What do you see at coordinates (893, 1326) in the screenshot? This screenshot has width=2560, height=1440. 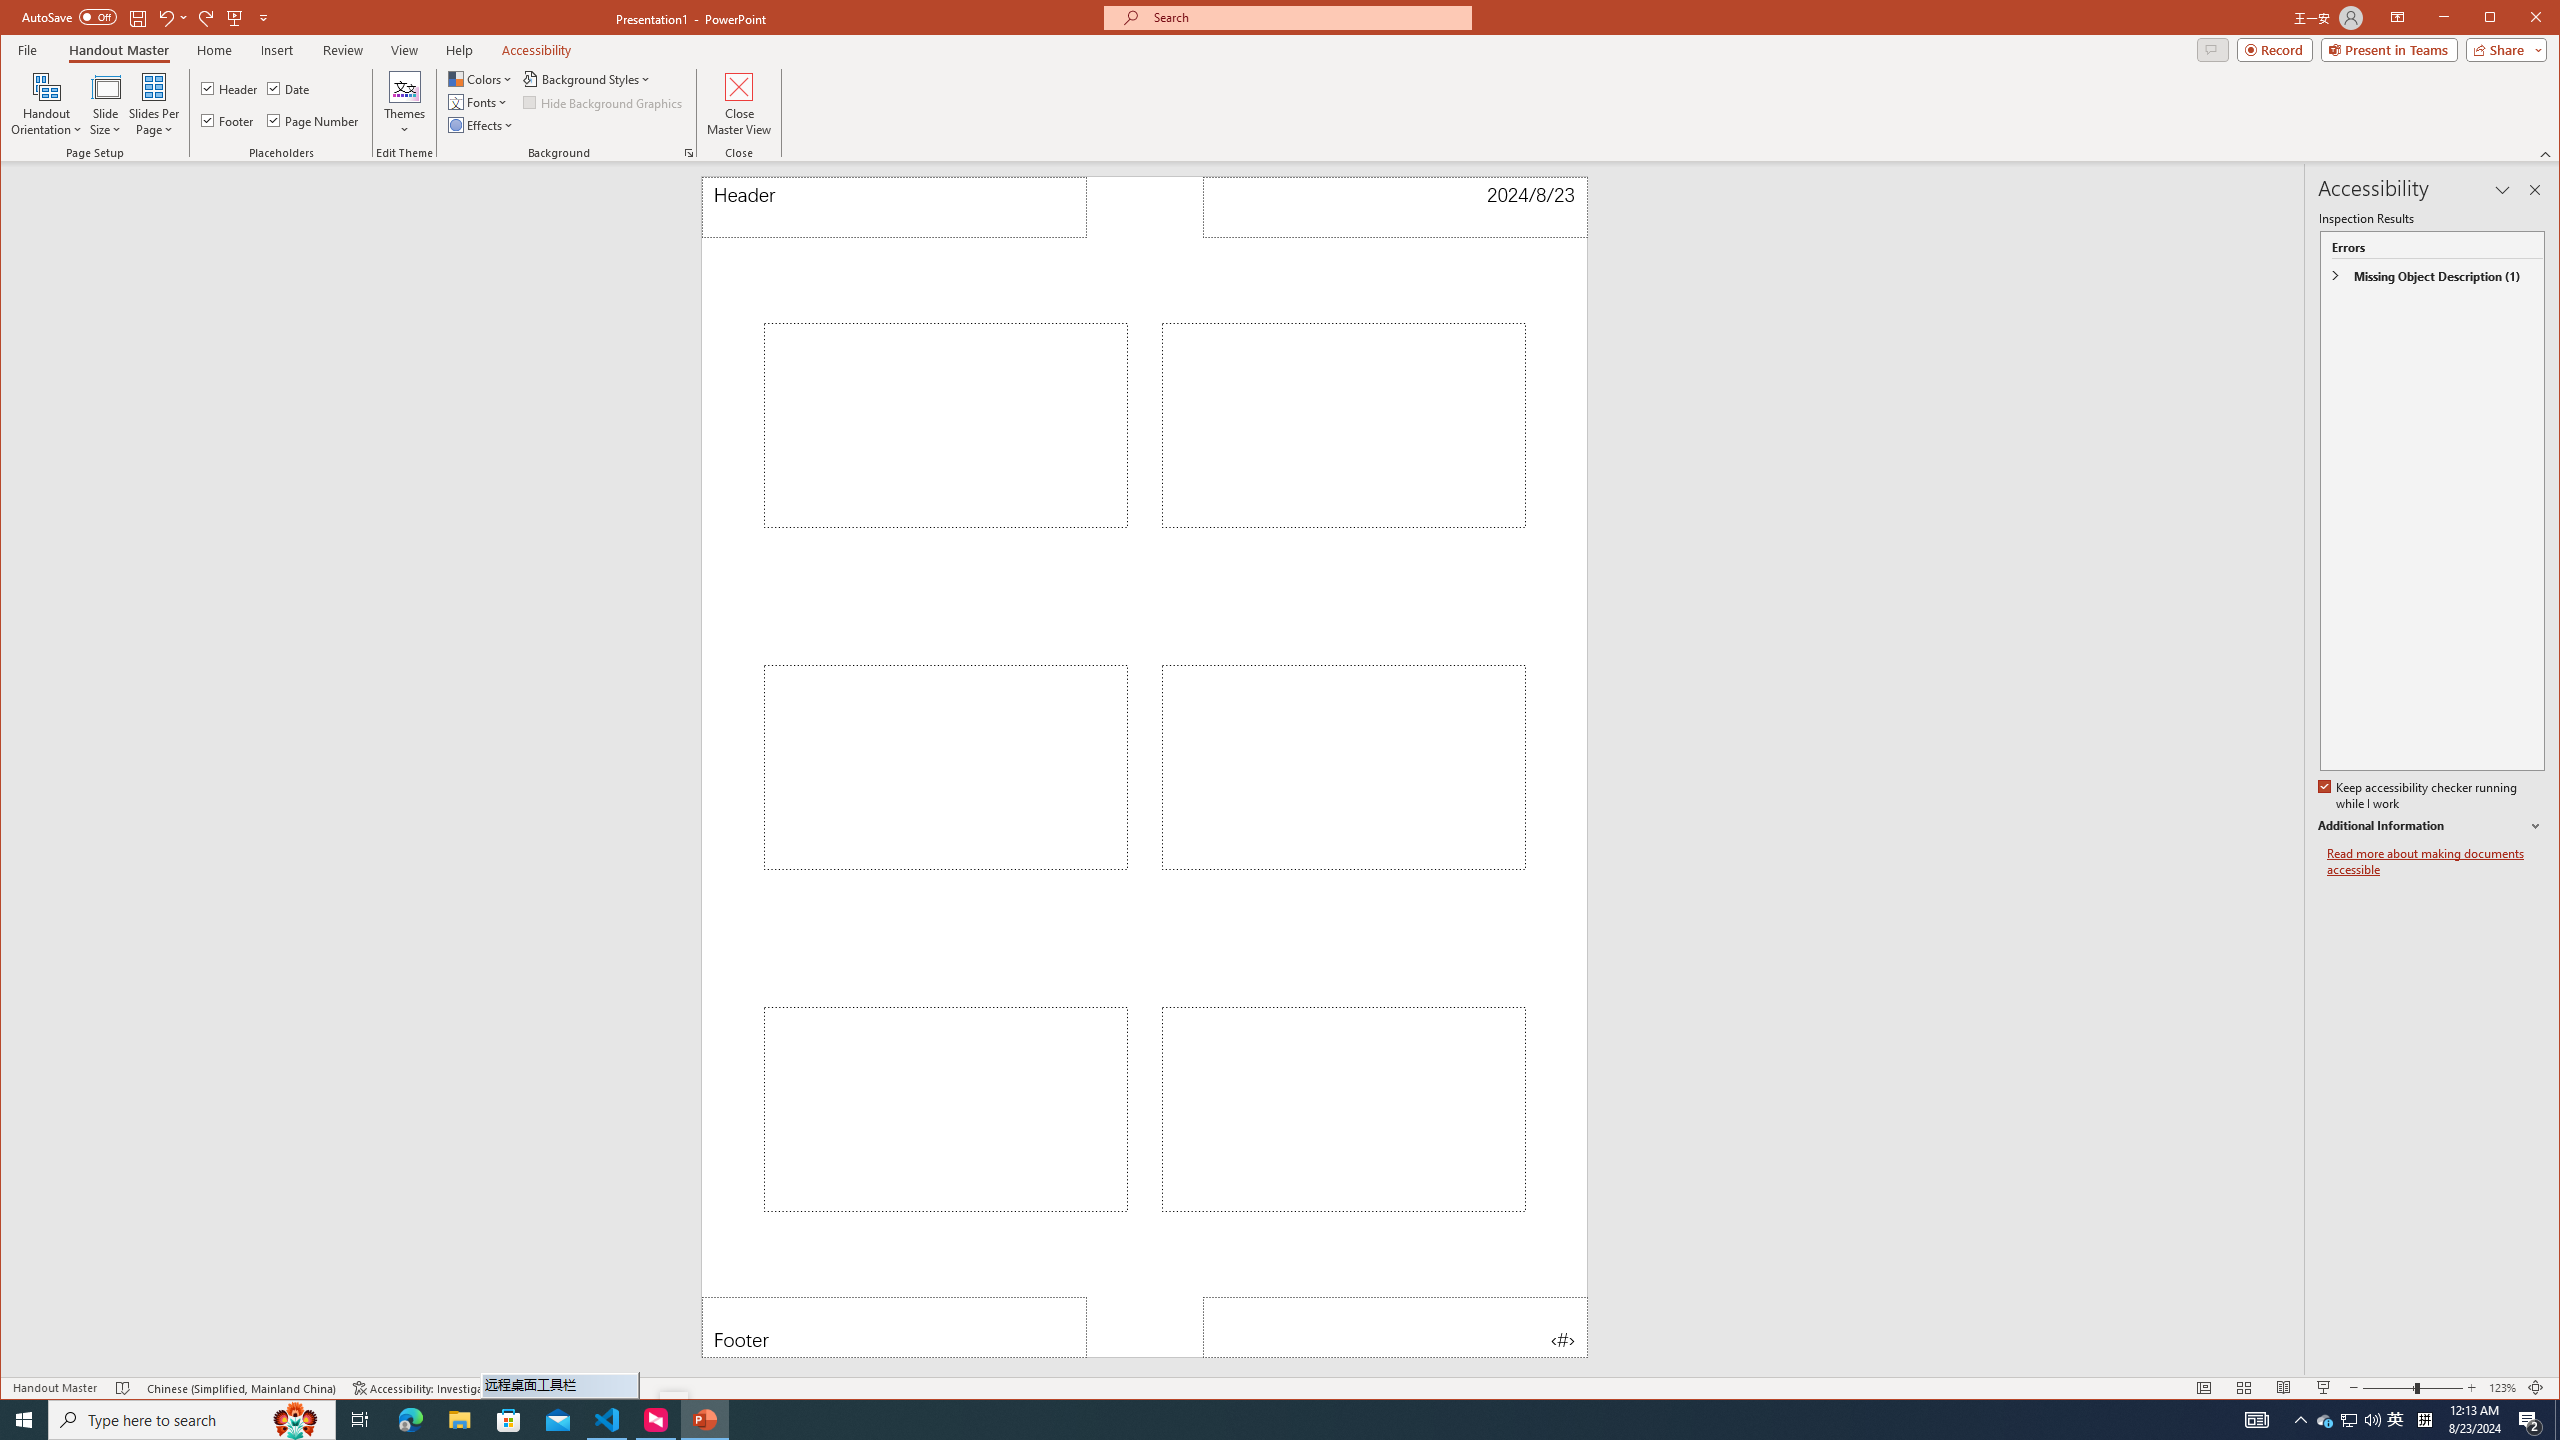 I see `'Footer'` at bounding box center [893, 1326].